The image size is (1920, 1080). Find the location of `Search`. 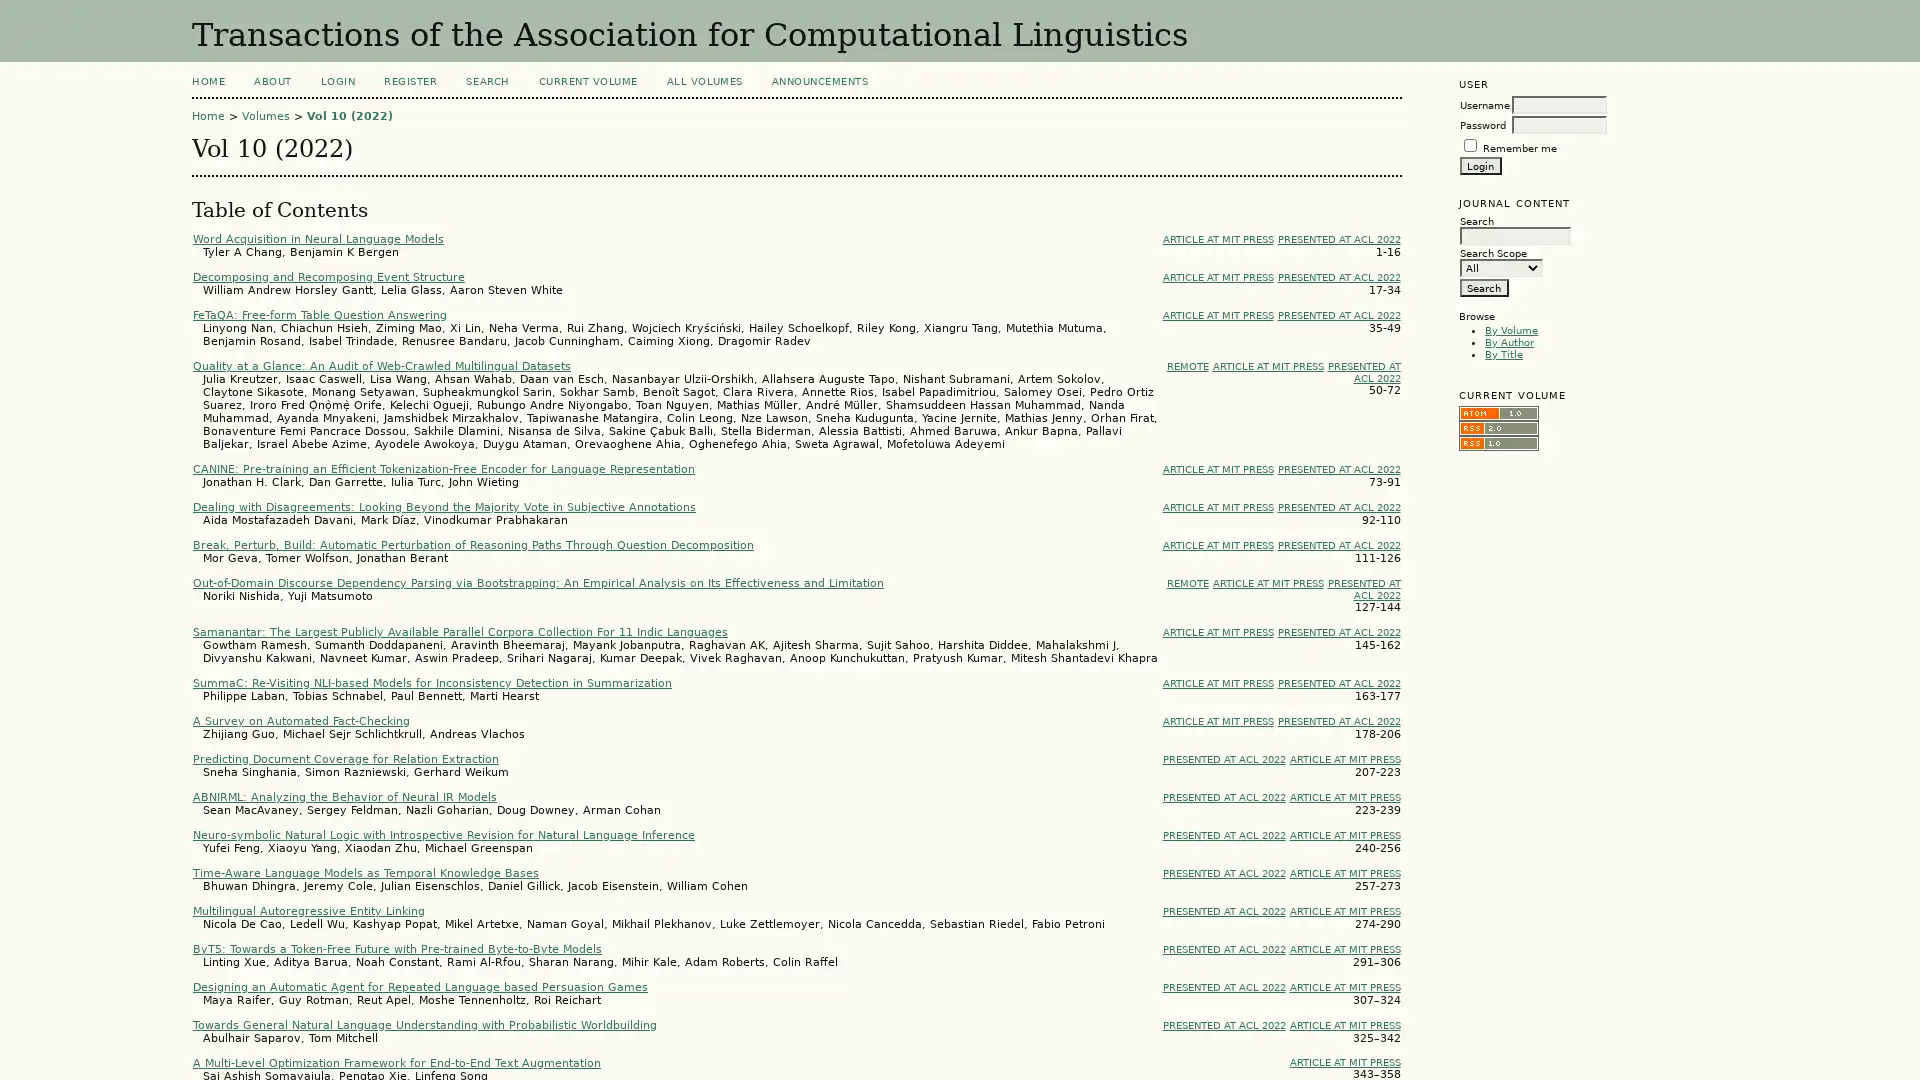

Search is located at coordinates (1483, 286).